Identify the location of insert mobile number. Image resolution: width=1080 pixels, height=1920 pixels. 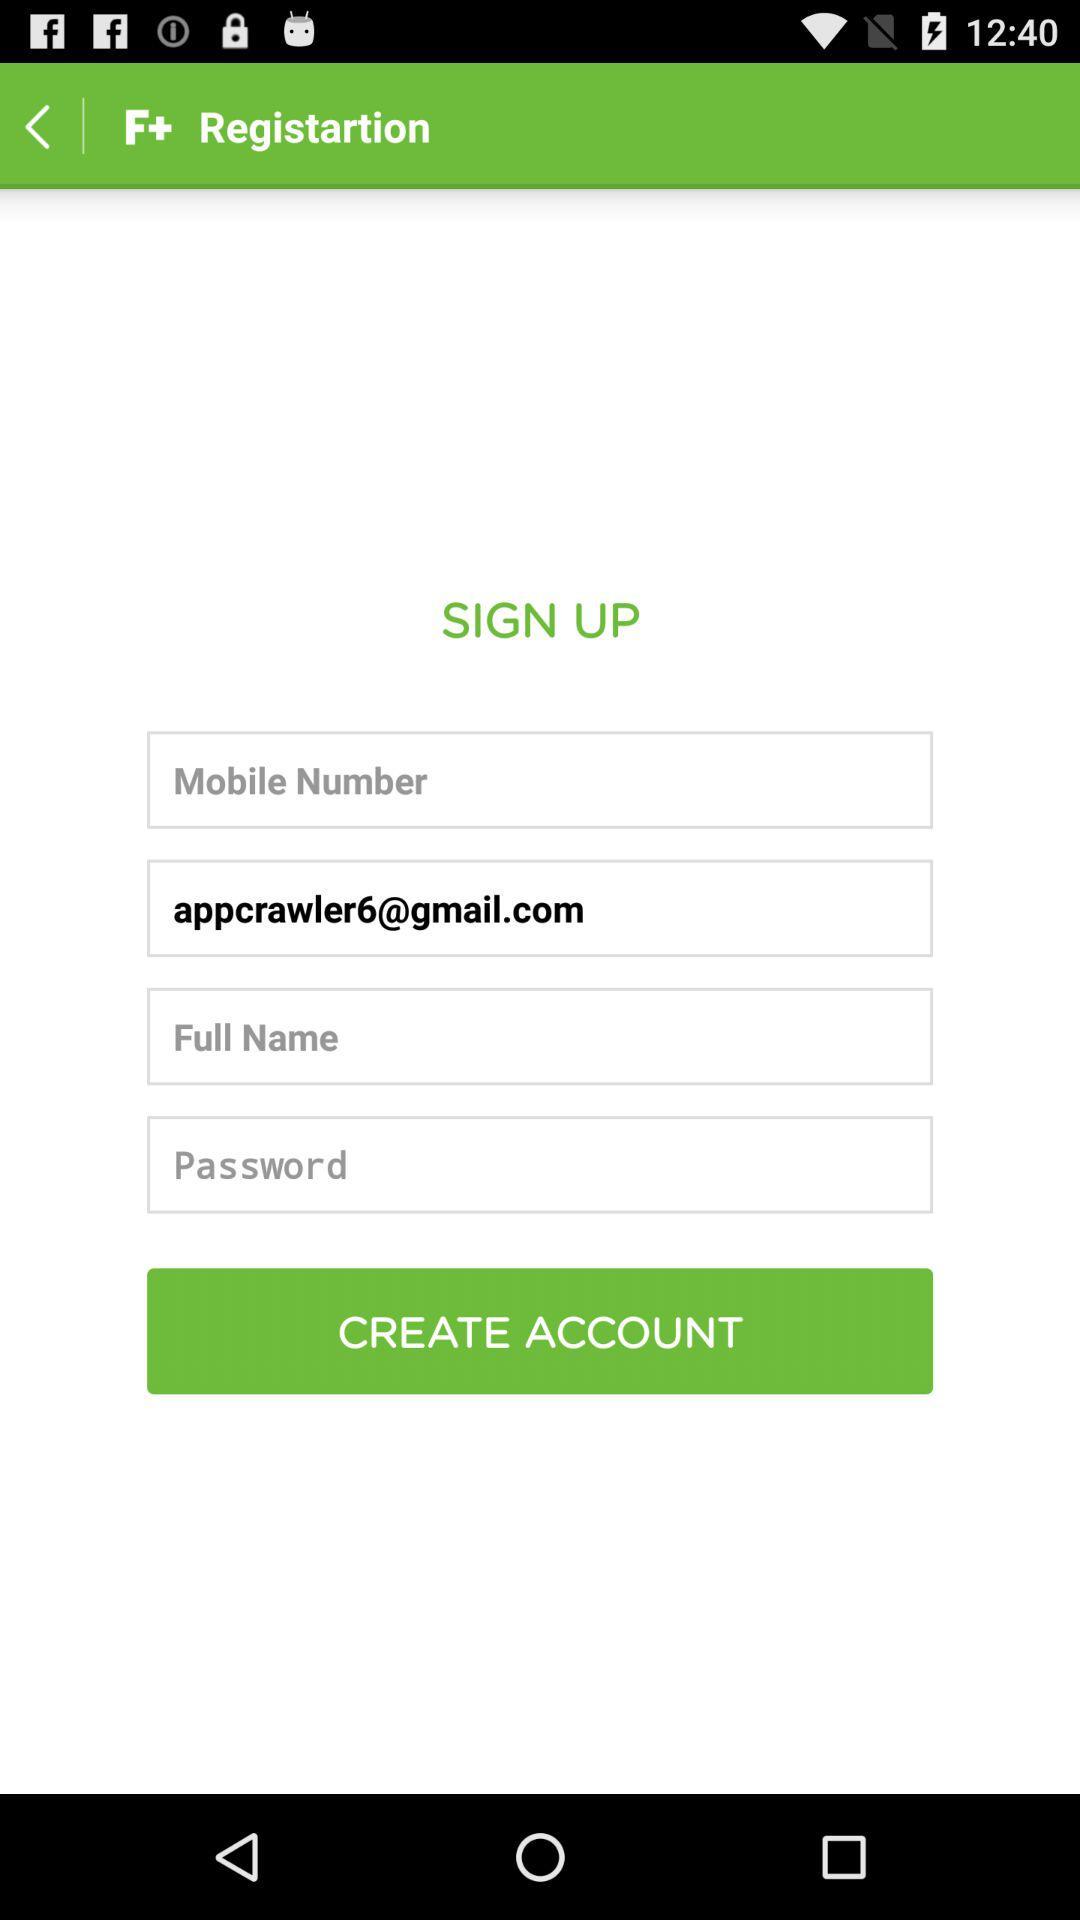
(540, 778).